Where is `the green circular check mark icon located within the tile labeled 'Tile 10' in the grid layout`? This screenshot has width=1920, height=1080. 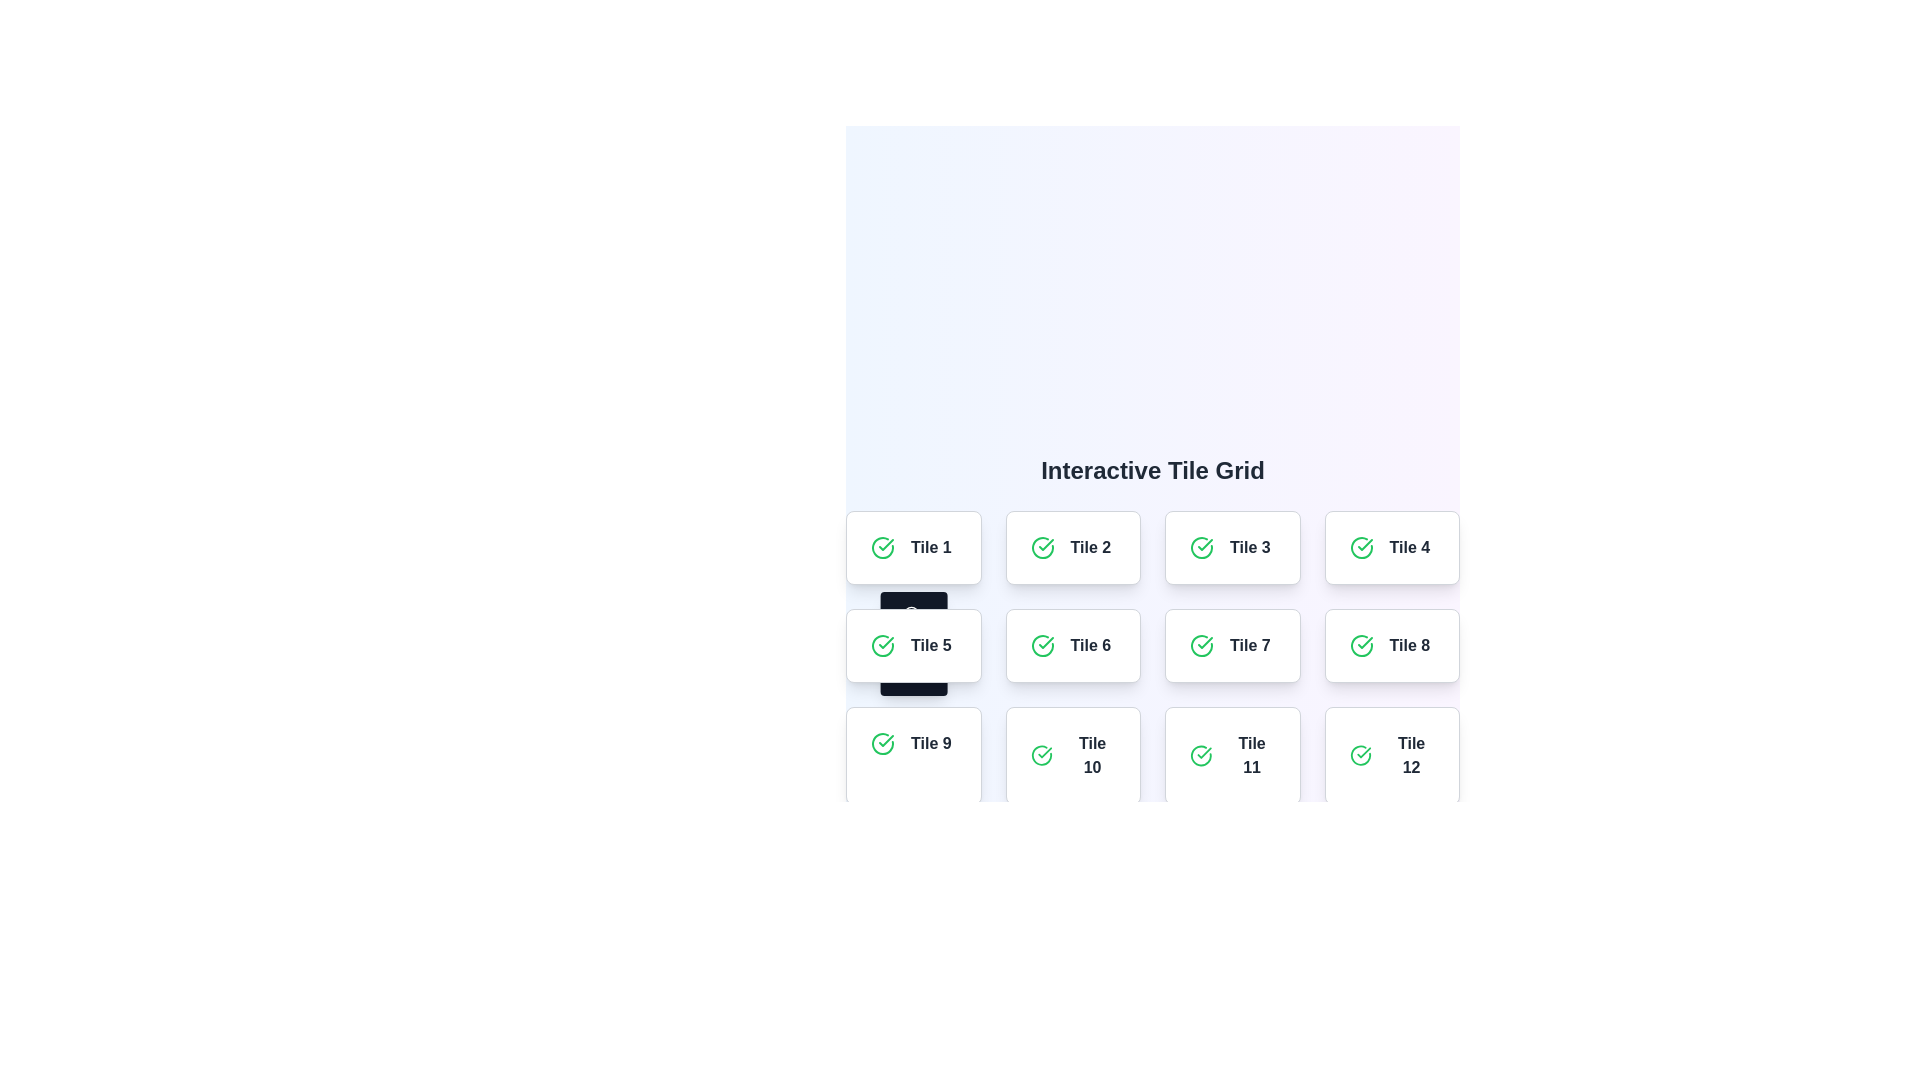 the green circular check mark icon located within the tile labeled 'Tile 10' in the grid layout is located at coordinates (1040, 756).